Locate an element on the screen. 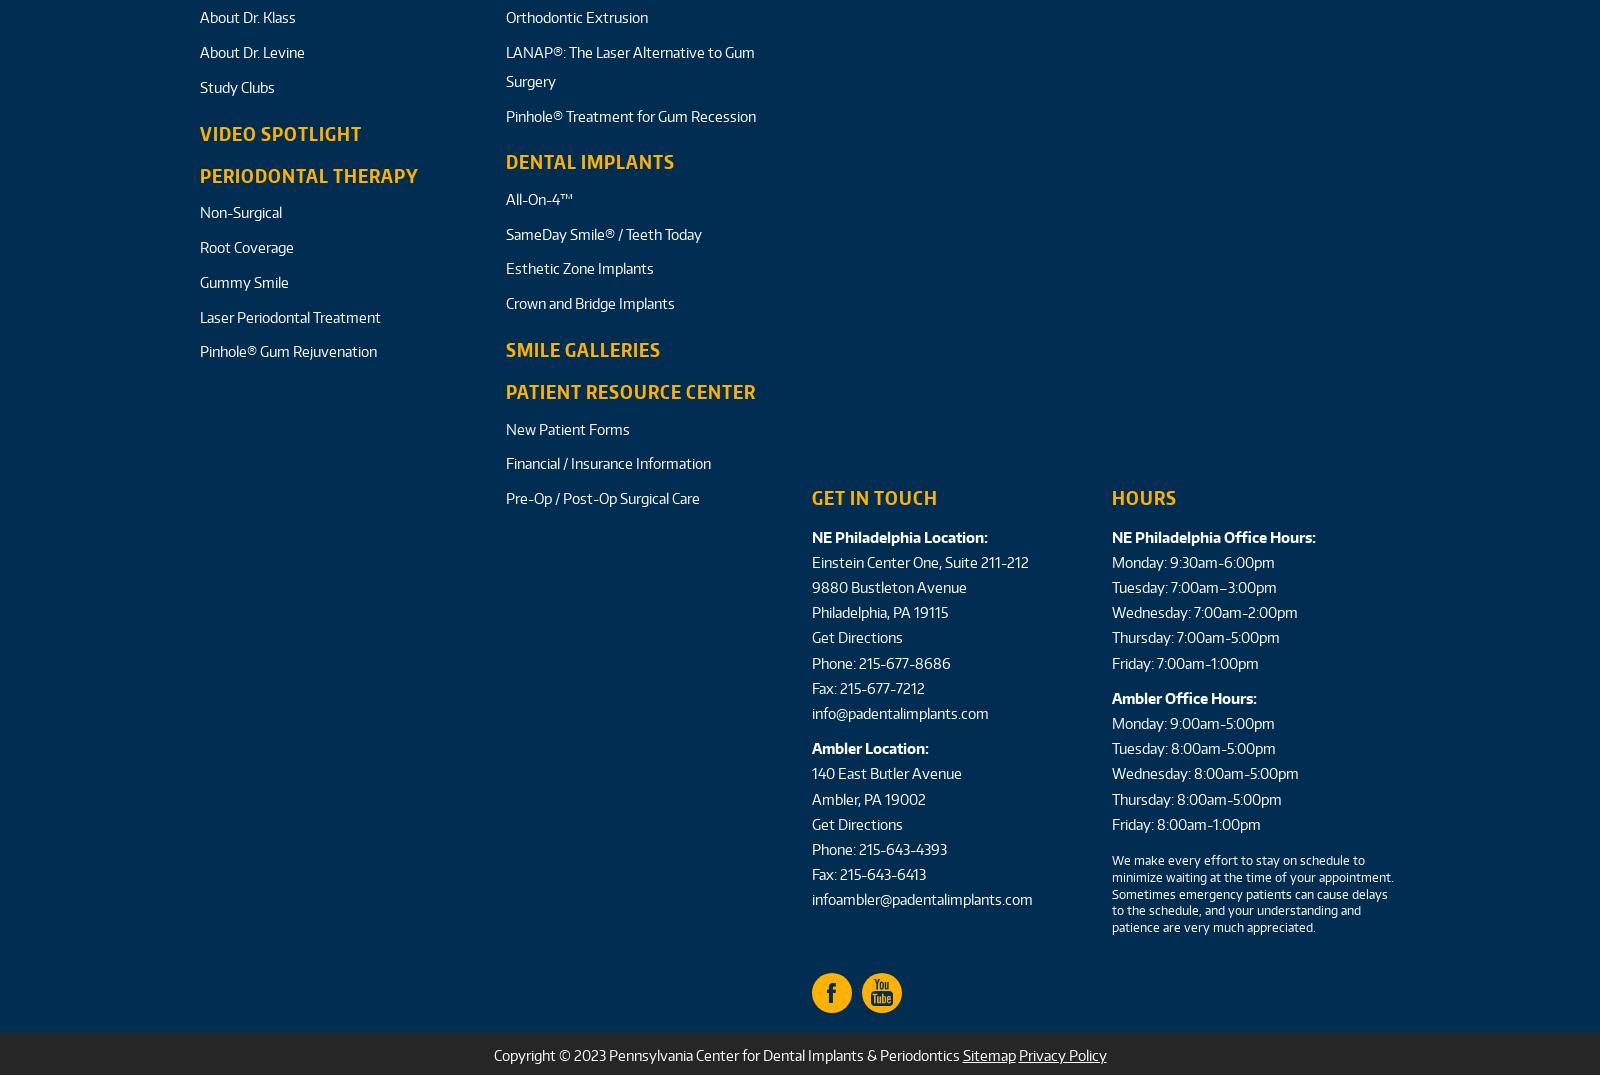 The width and height of the screenshot is (1600, 1075). 'Financial / Insurance Information' is located at coordinates (607, 463).